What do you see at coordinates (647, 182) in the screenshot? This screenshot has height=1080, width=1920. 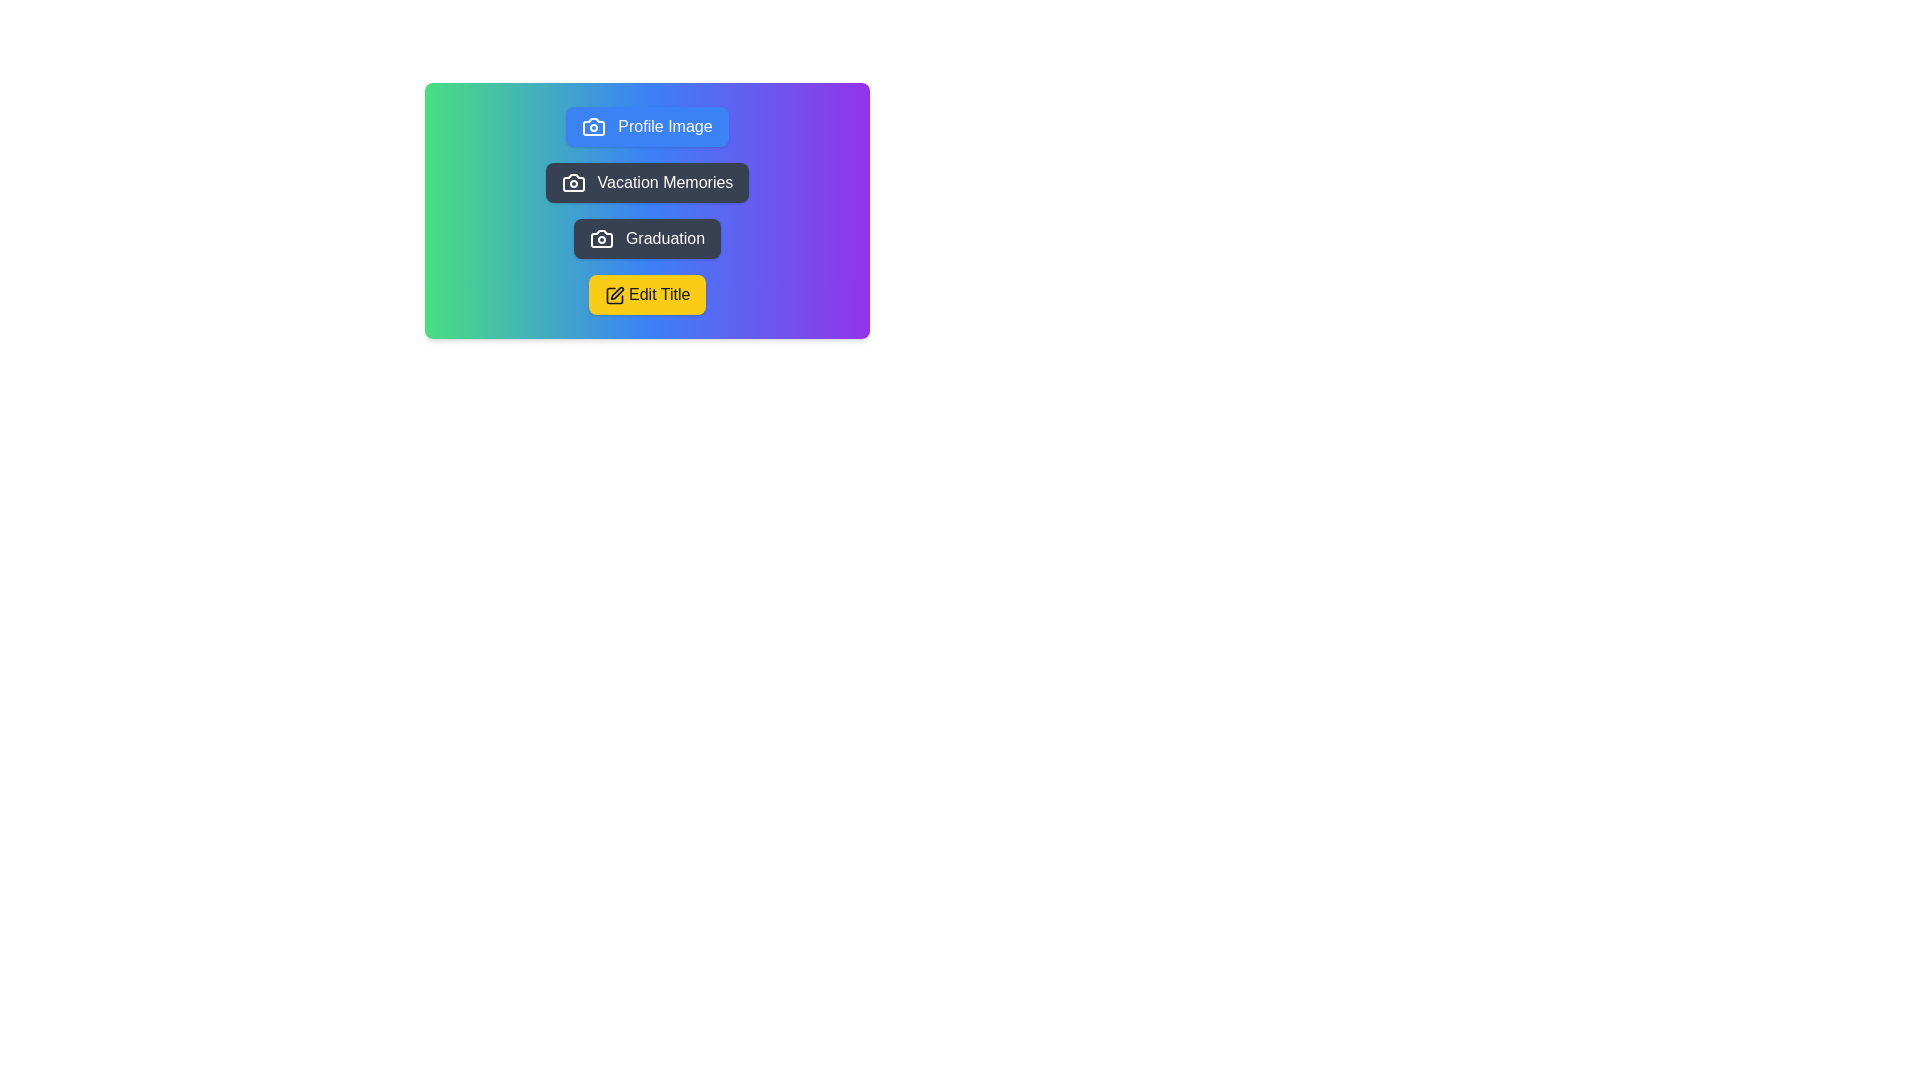 I see `the second button in the vertical ordered set that triggers the 'Vacation Memories' feature` at bounding box center [647, 182].